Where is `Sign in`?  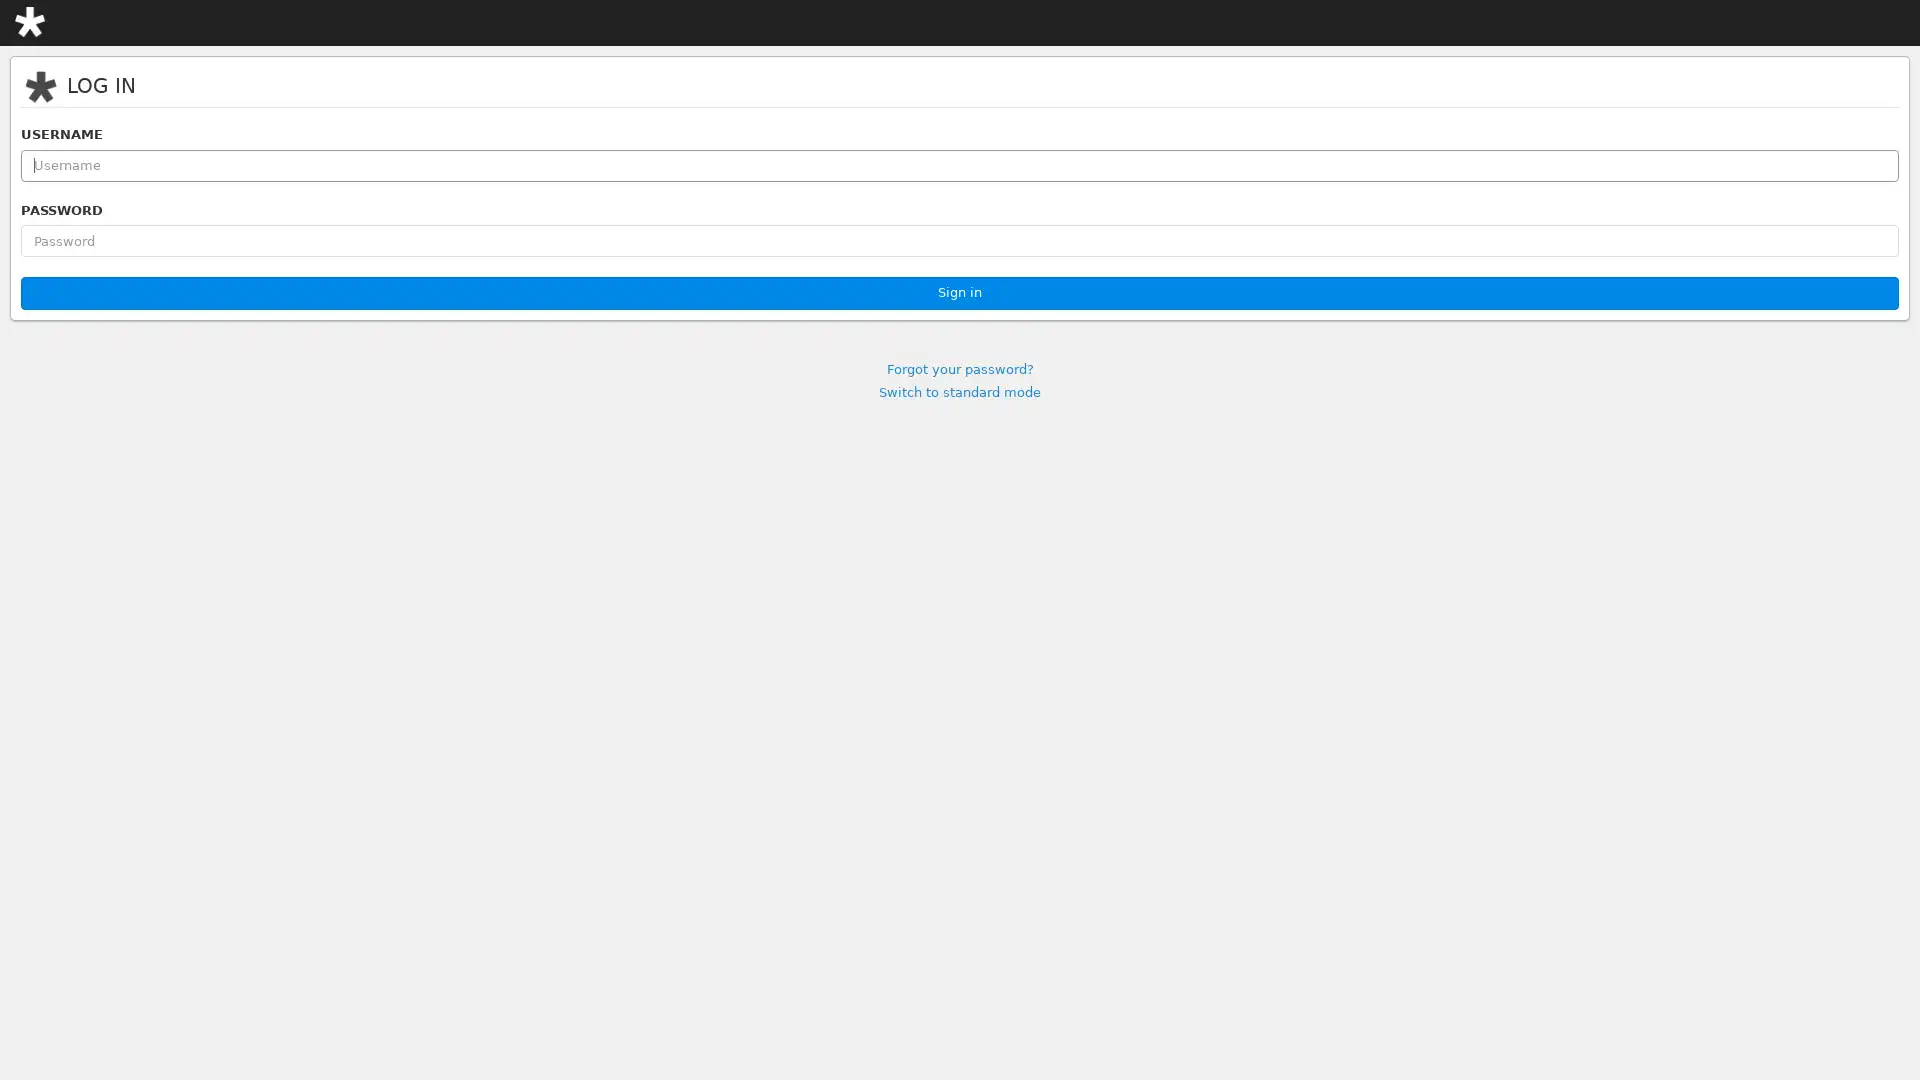
Sign in is located at coordinates (960, 293).